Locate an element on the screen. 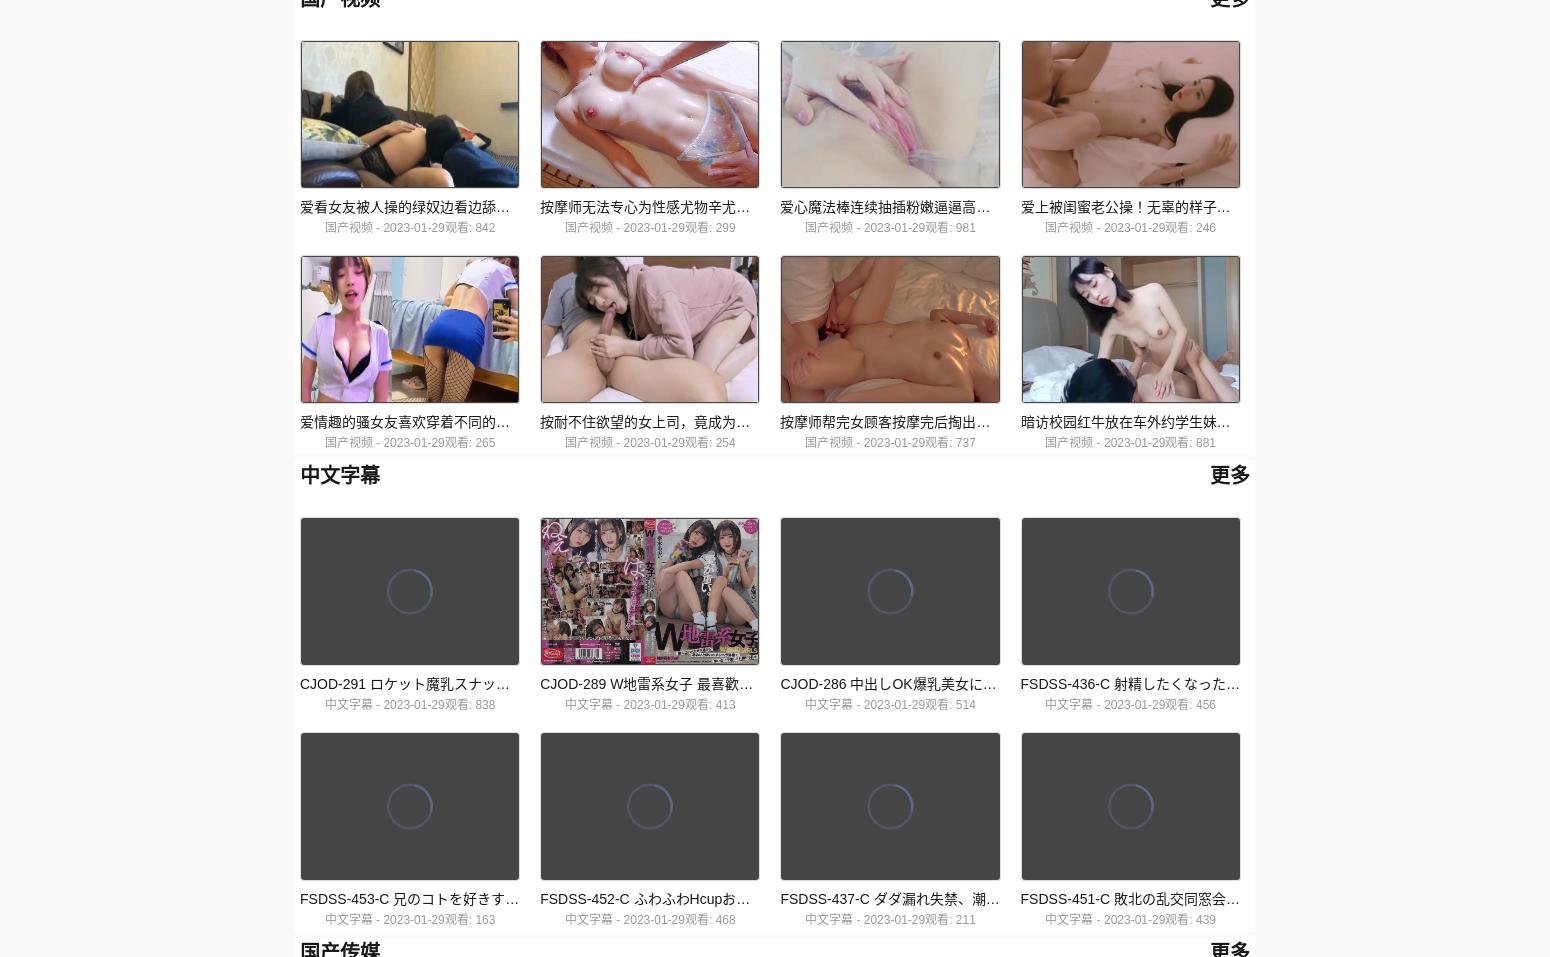  '2023-01-29观看: 881' is located at coordinates (1158, 441).